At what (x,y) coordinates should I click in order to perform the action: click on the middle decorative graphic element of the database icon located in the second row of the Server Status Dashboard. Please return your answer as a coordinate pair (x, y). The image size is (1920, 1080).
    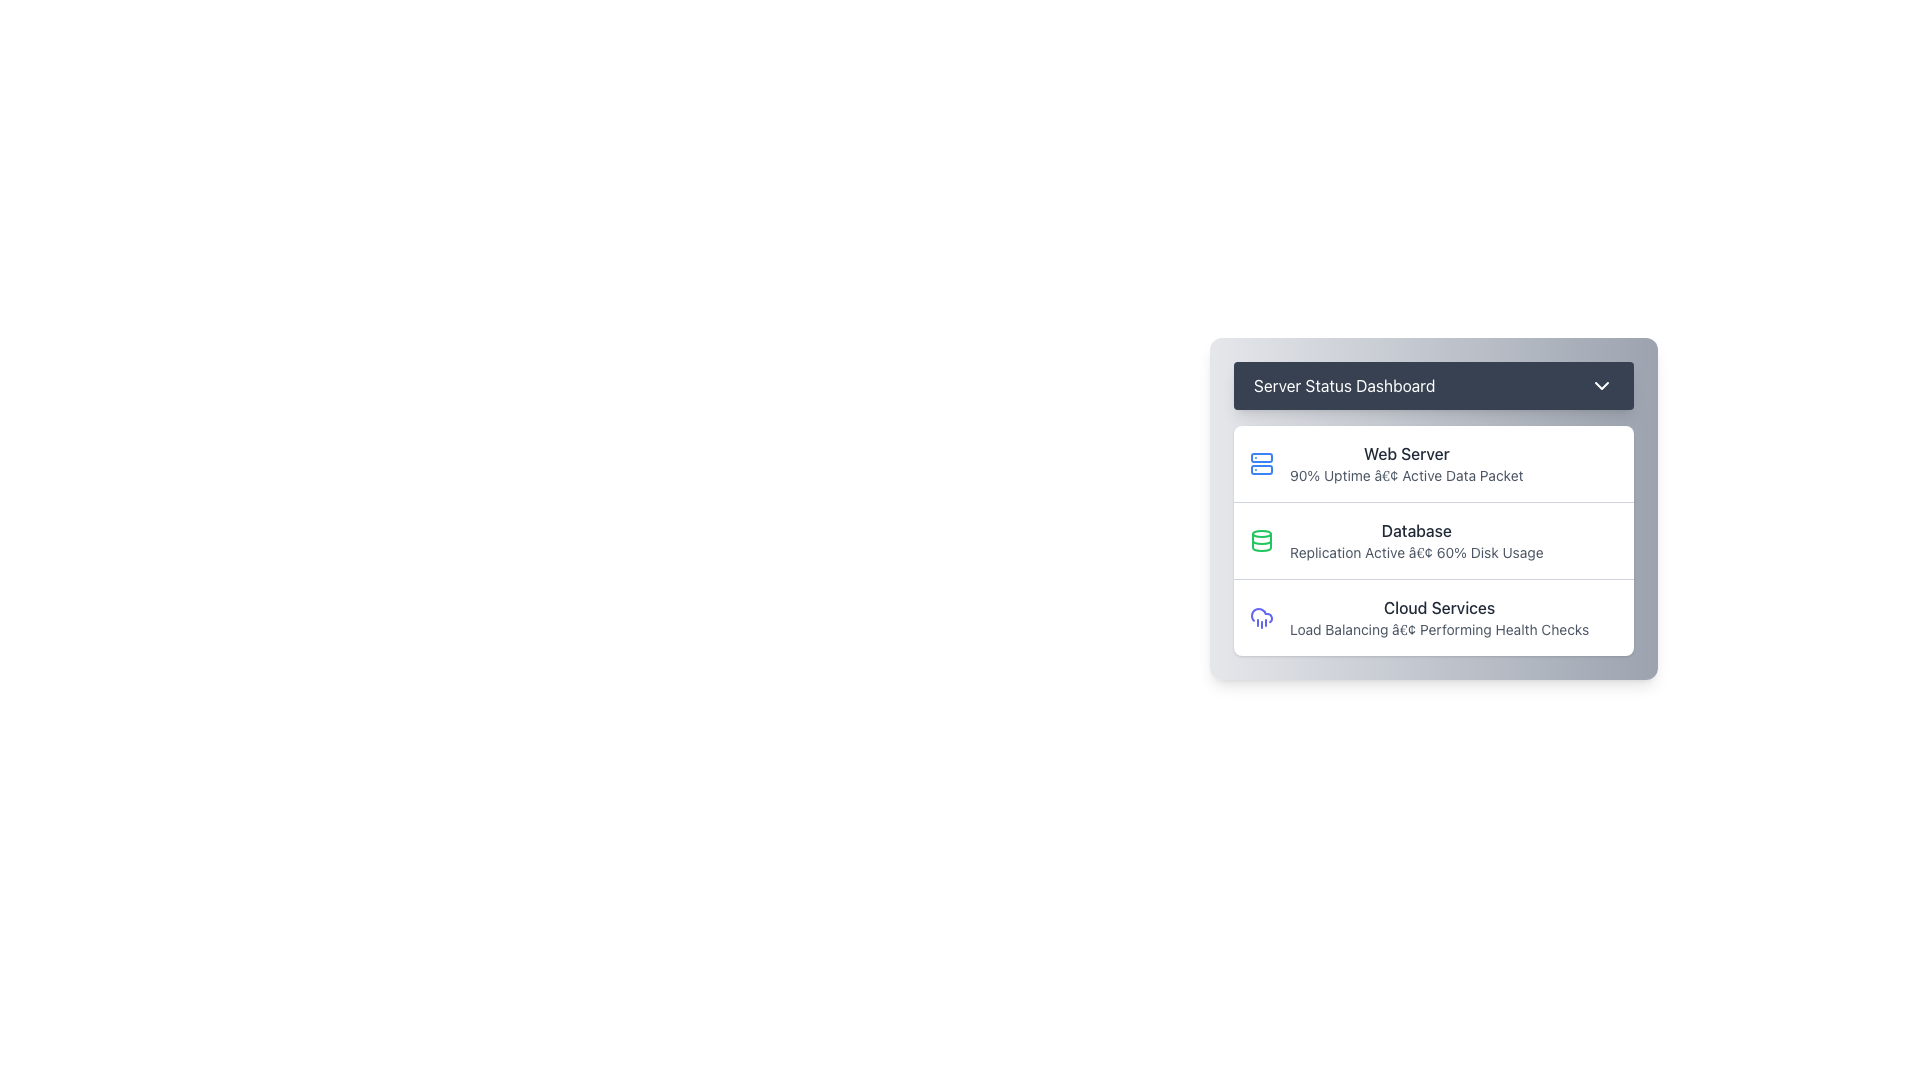
    Looking at the image, I should click on (1261, 542).